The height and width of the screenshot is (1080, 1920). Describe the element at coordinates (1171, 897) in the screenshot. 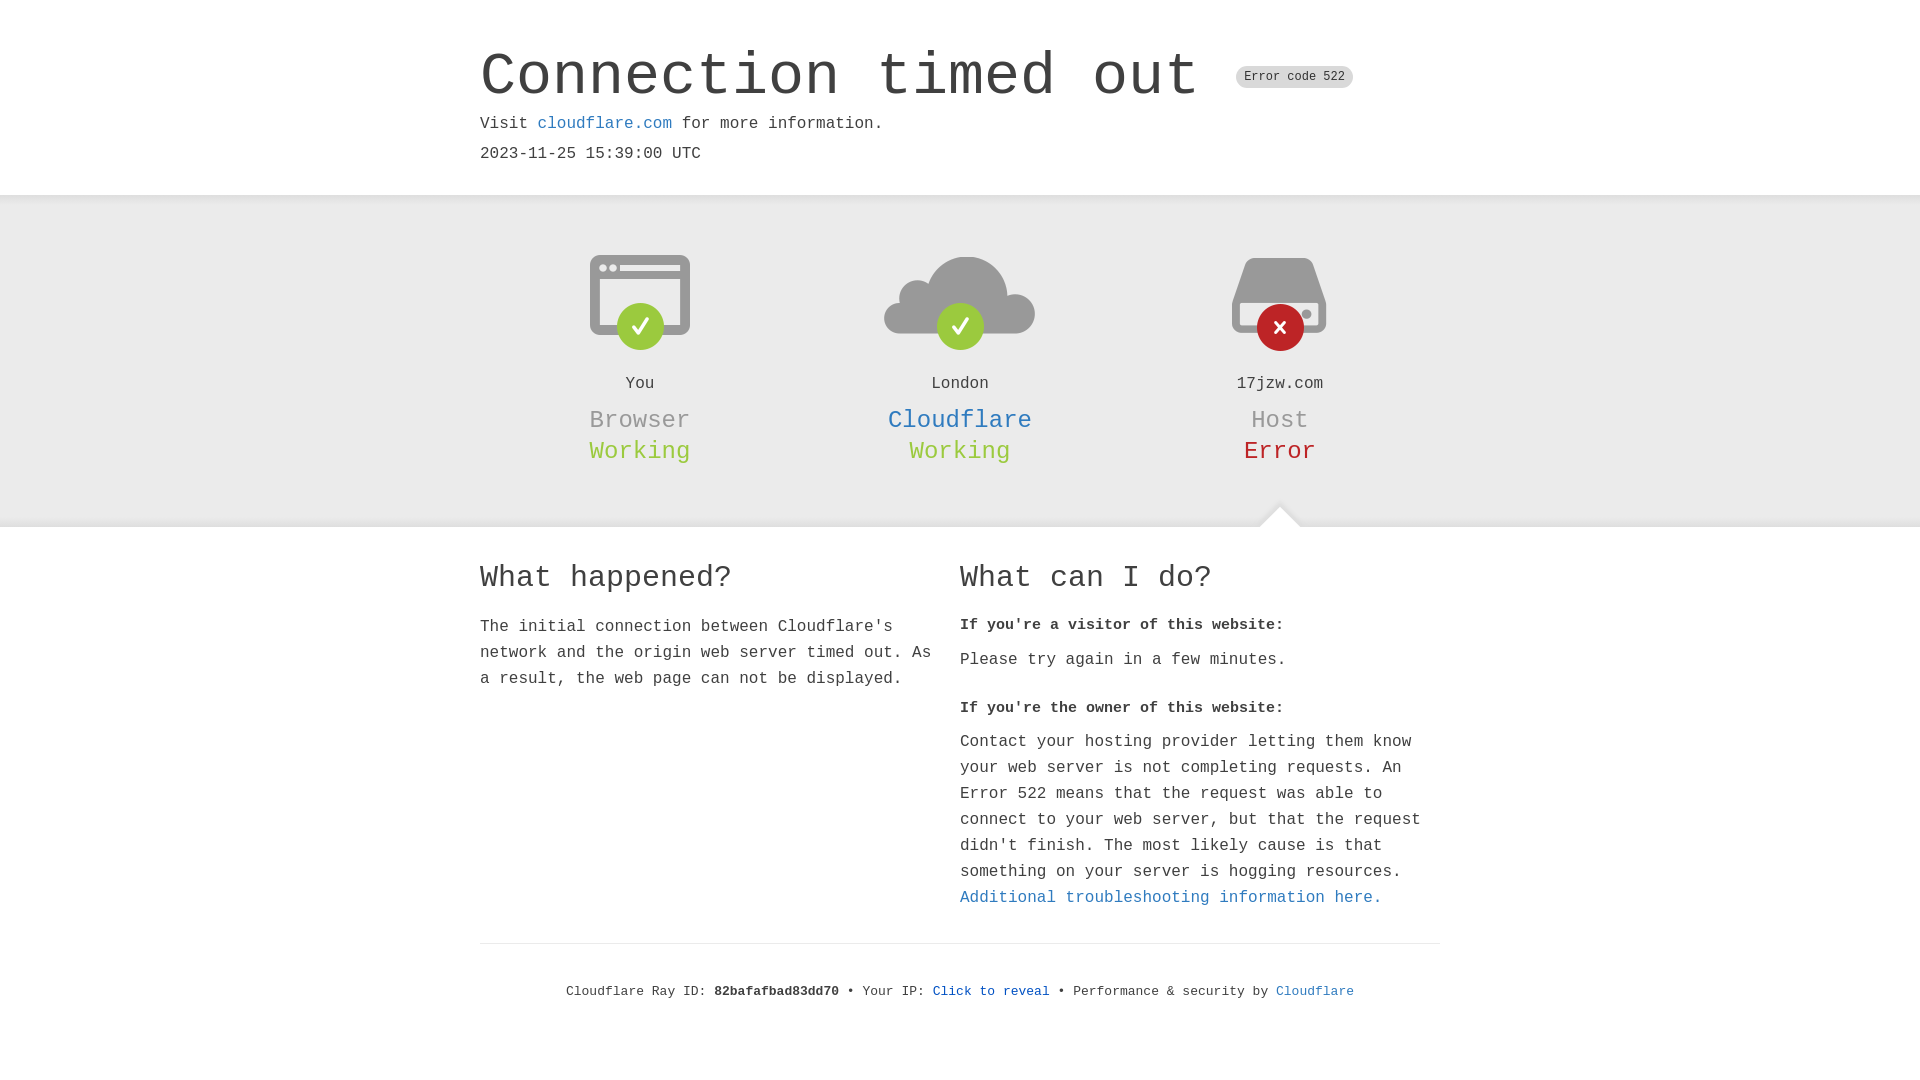

I see `'Additional troubleshooting information here.'` at that location.